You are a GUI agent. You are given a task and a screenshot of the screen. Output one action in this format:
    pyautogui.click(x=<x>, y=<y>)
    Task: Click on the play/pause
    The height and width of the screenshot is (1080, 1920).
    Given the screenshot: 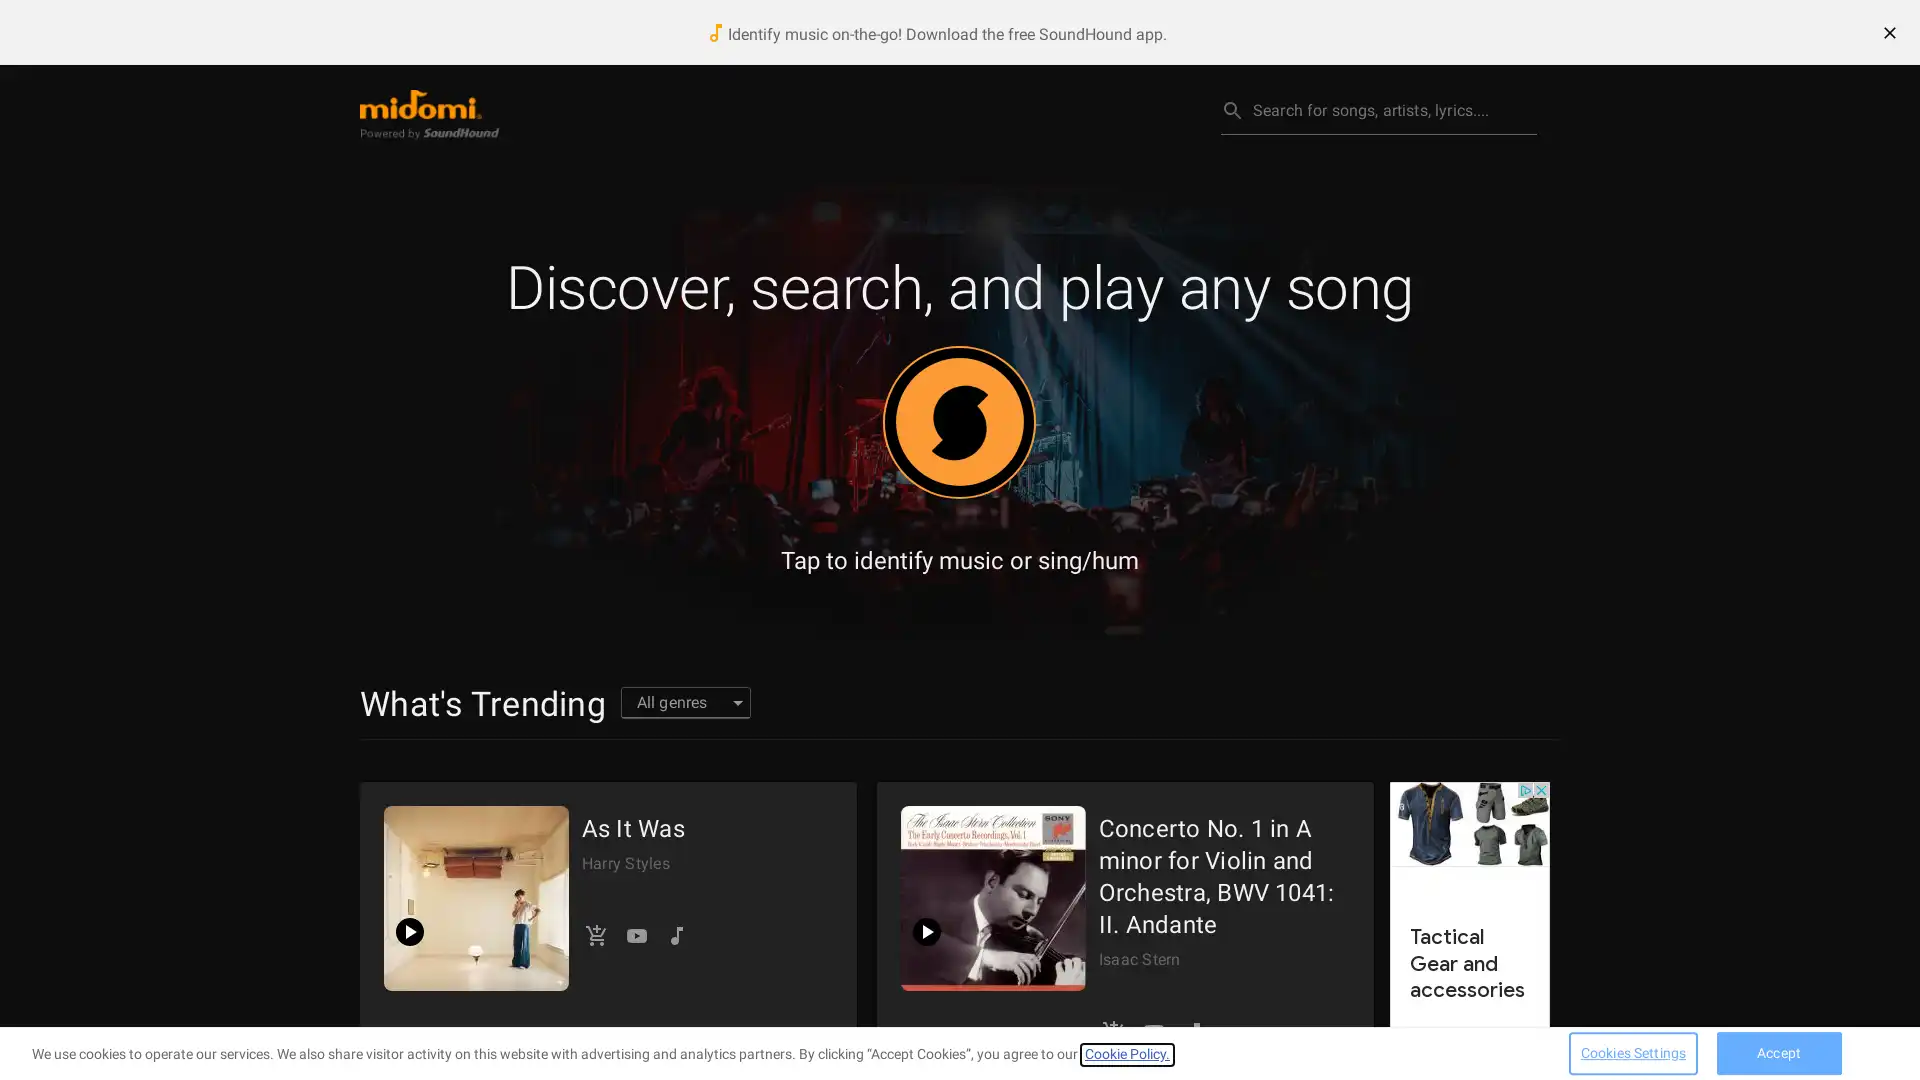 What is the action you would take?
    pyautogui.click(x=408, y=932)
    